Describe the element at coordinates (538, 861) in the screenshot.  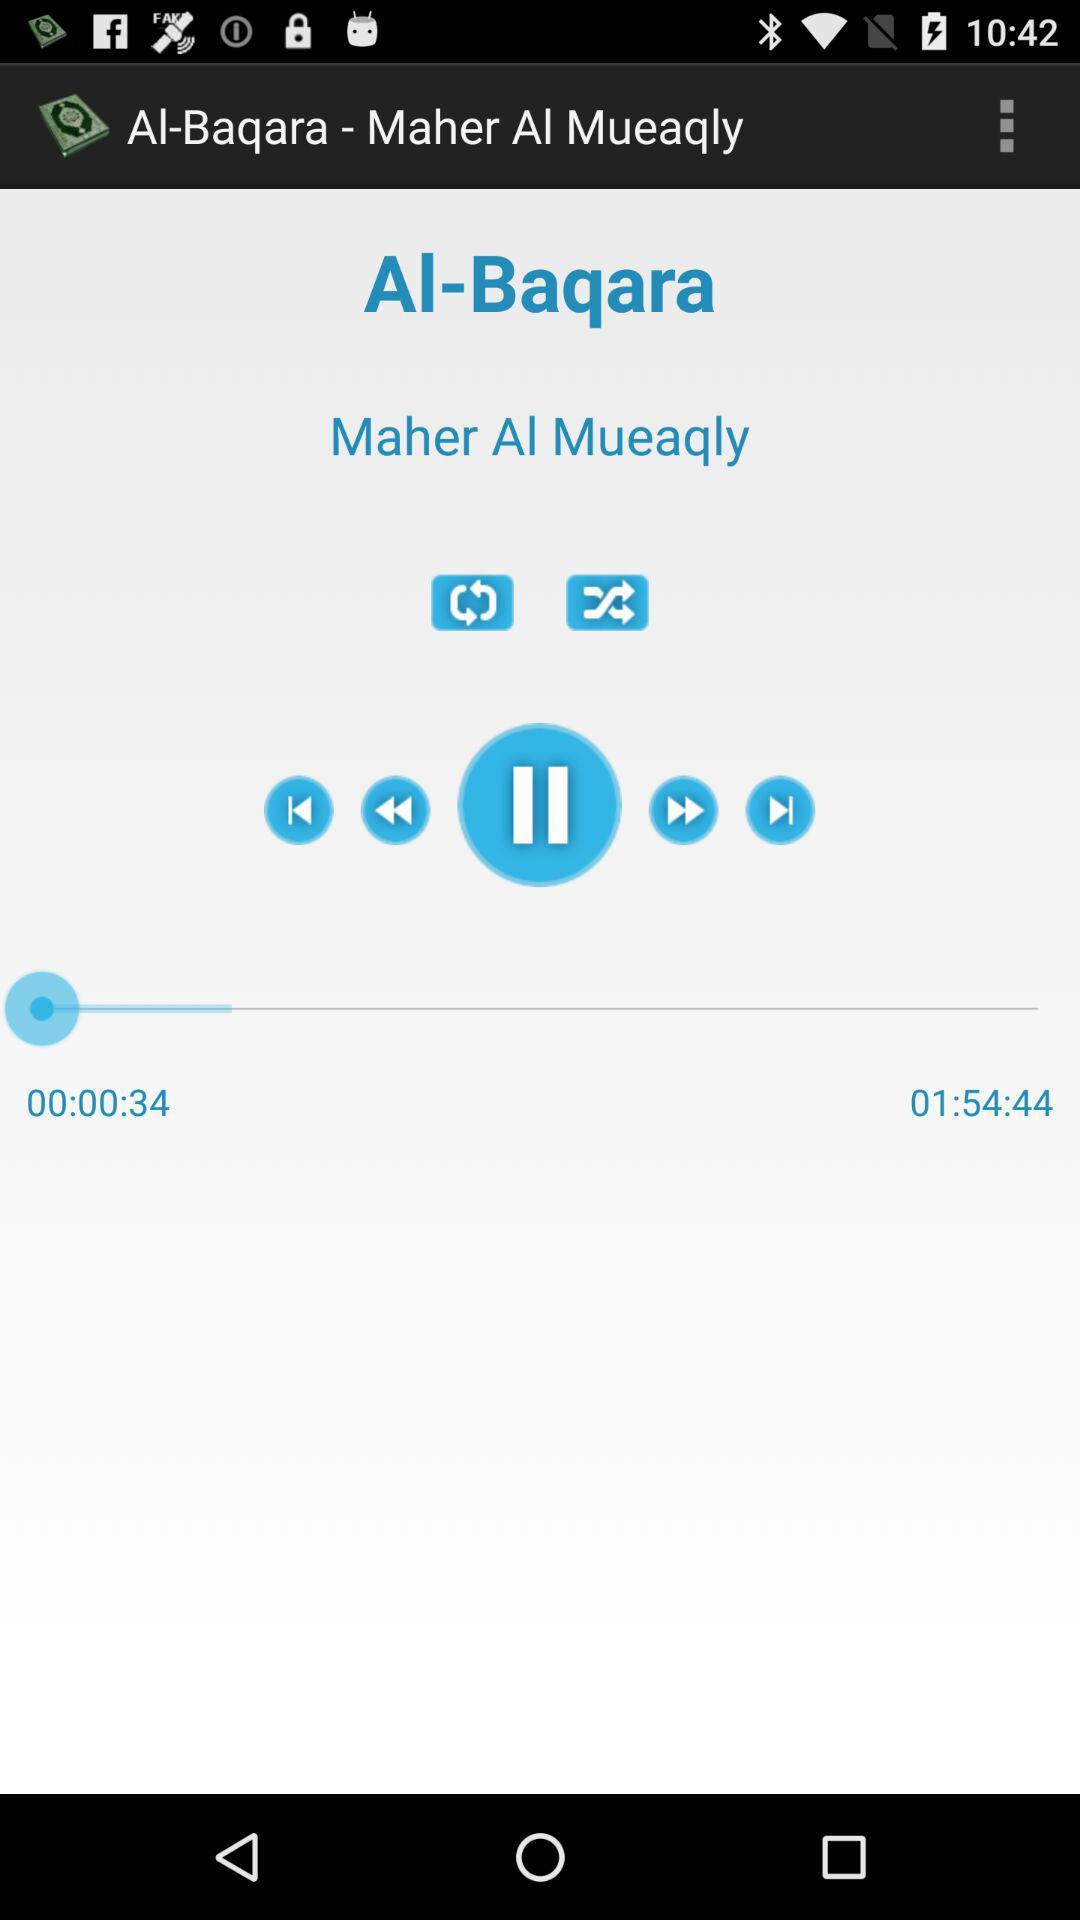
I see `the pause icon` at that location.